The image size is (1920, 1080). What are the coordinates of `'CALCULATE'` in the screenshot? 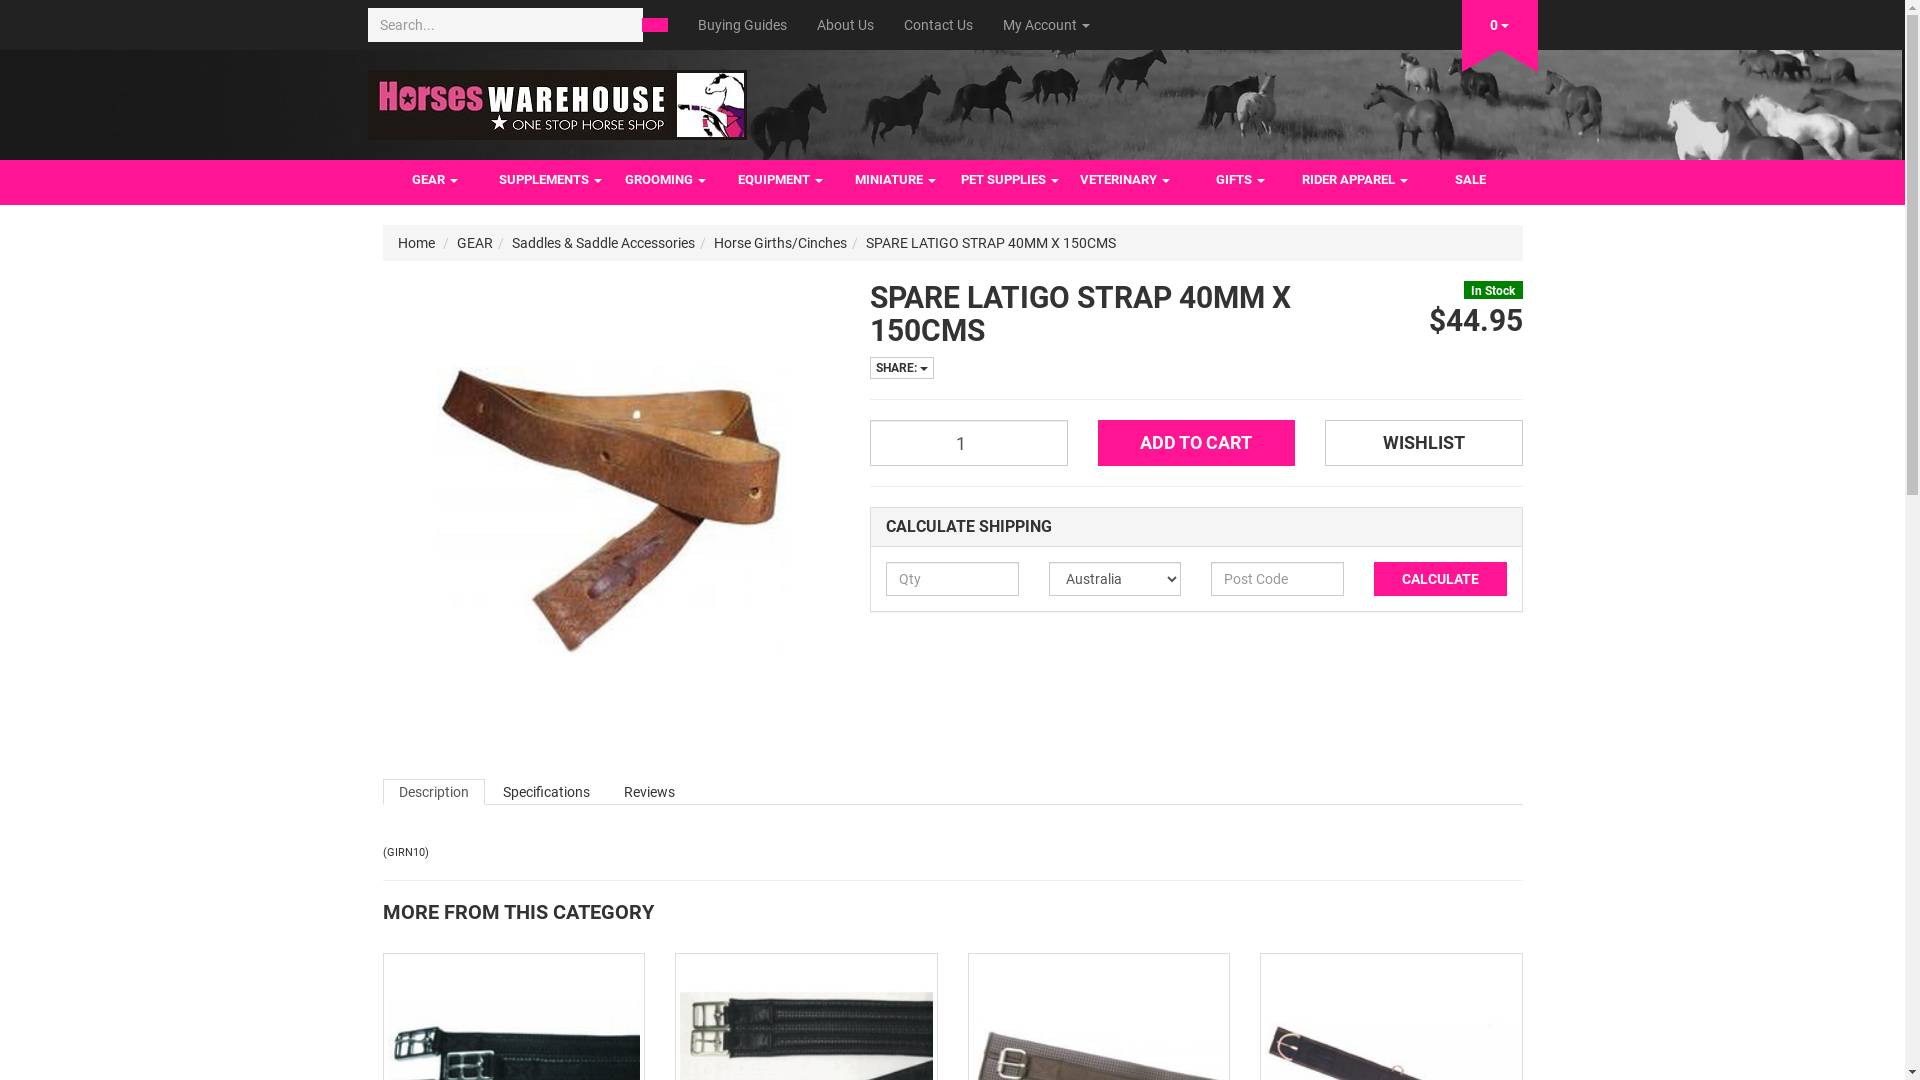 It's located at (1440, 578).